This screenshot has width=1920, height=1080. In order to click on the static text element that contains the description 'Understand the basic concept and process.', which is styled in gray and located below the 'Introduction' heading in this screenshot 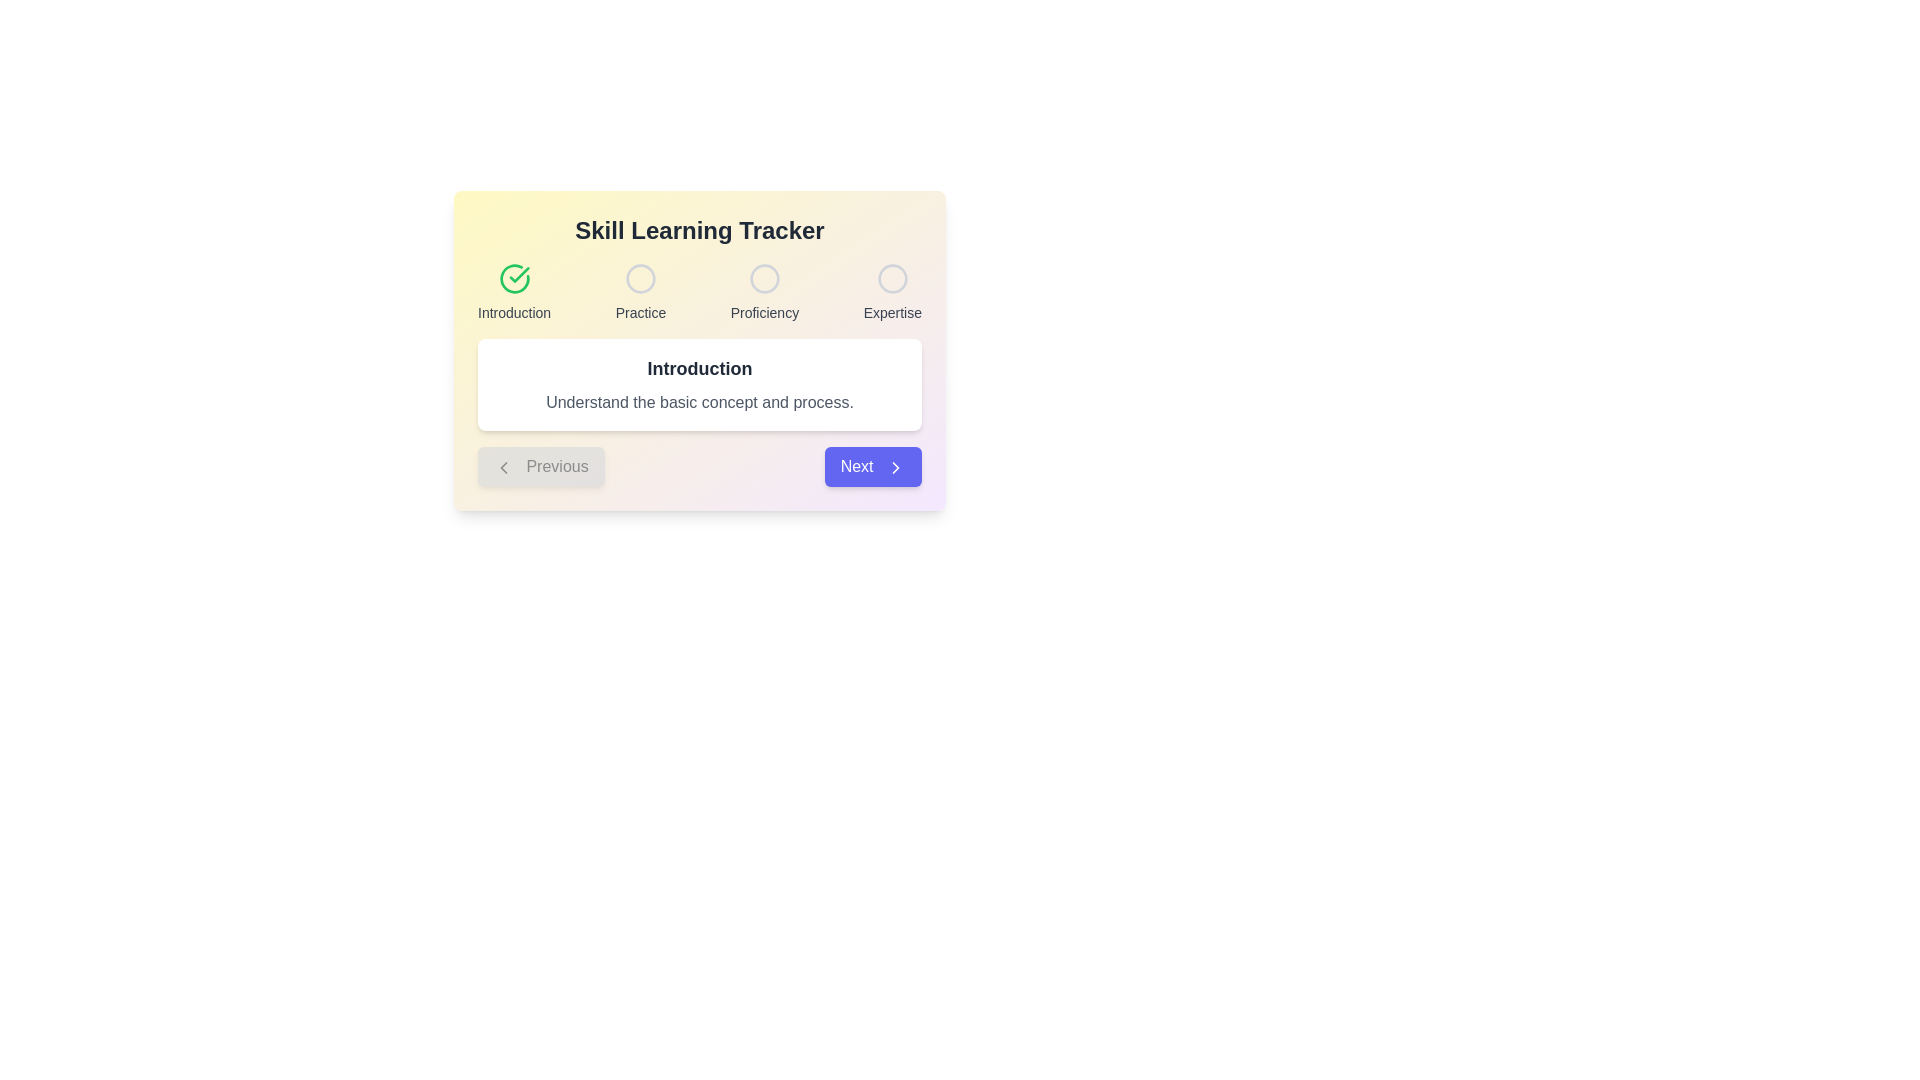, I will do `click(700, 402)`.